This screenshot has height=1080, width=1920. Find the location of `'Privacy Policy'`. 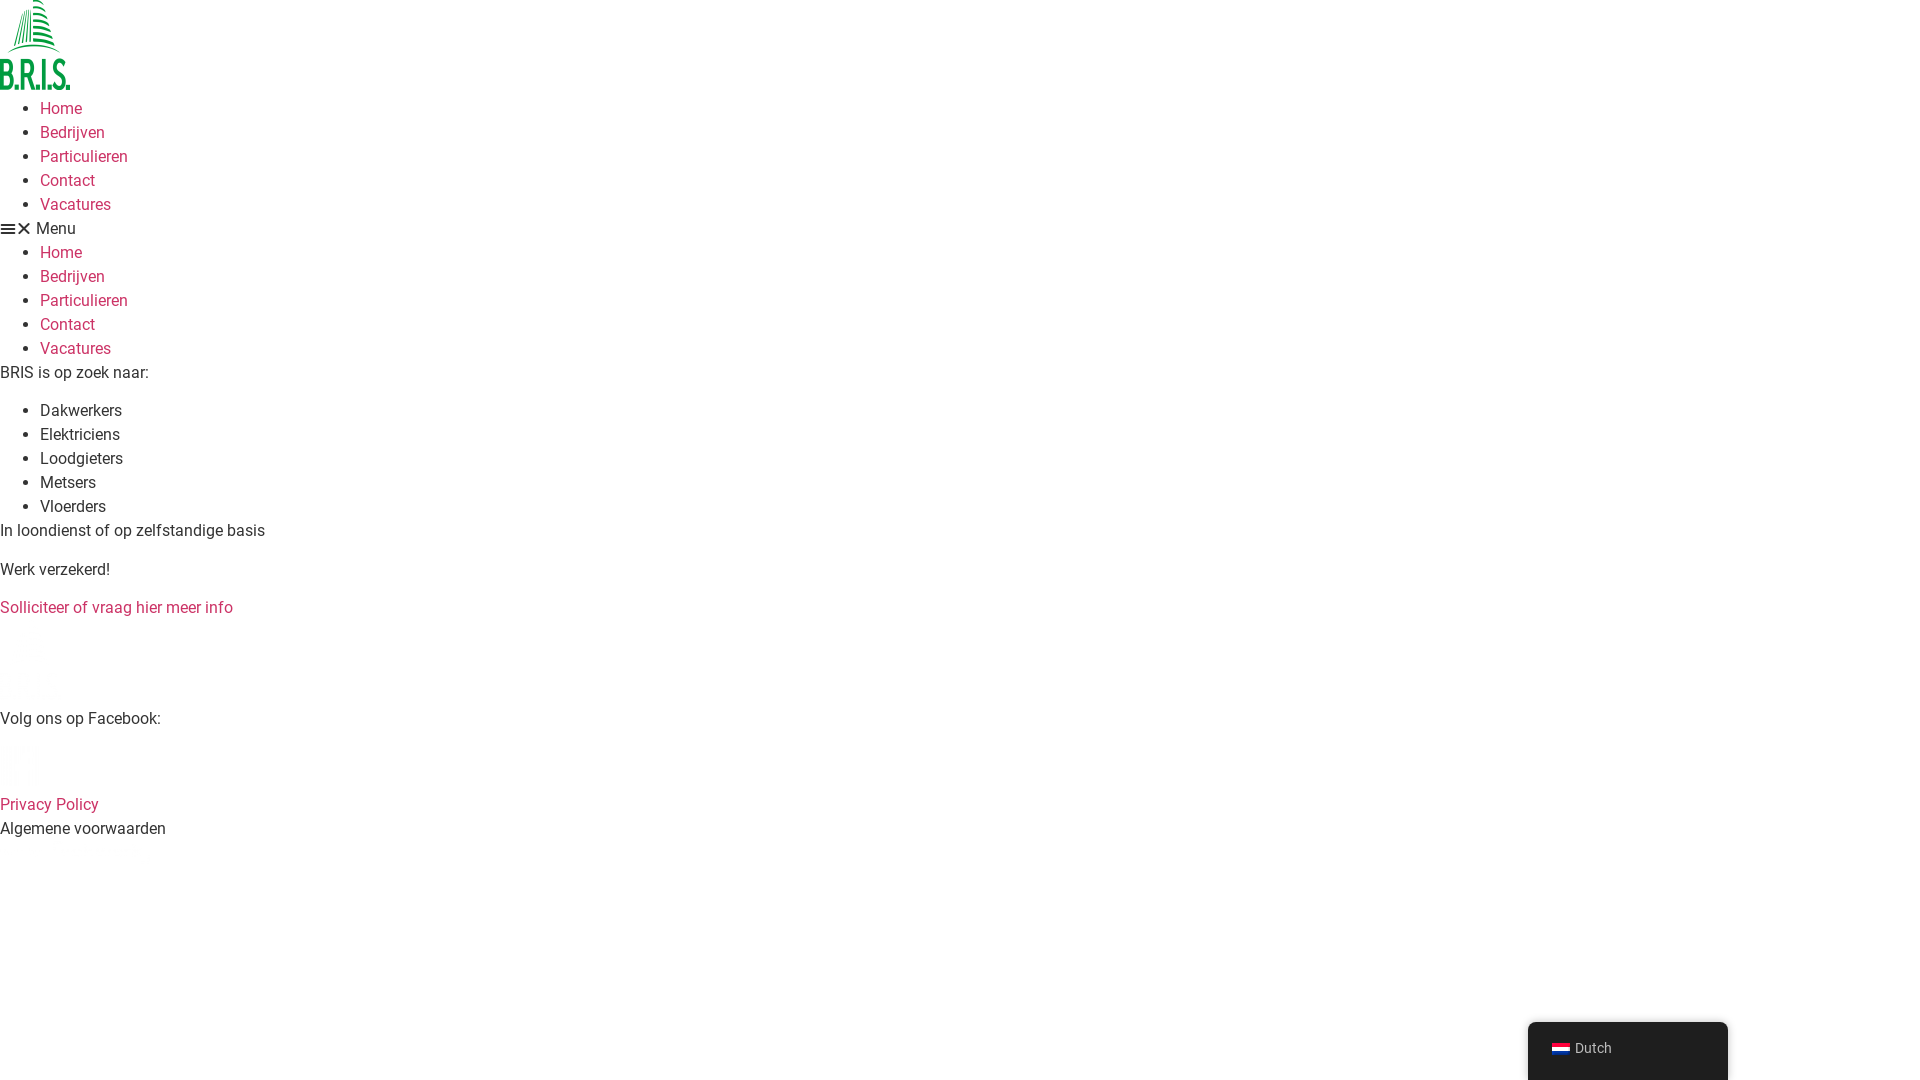

'Privacy Policy' is located at coordinates (49, 803).